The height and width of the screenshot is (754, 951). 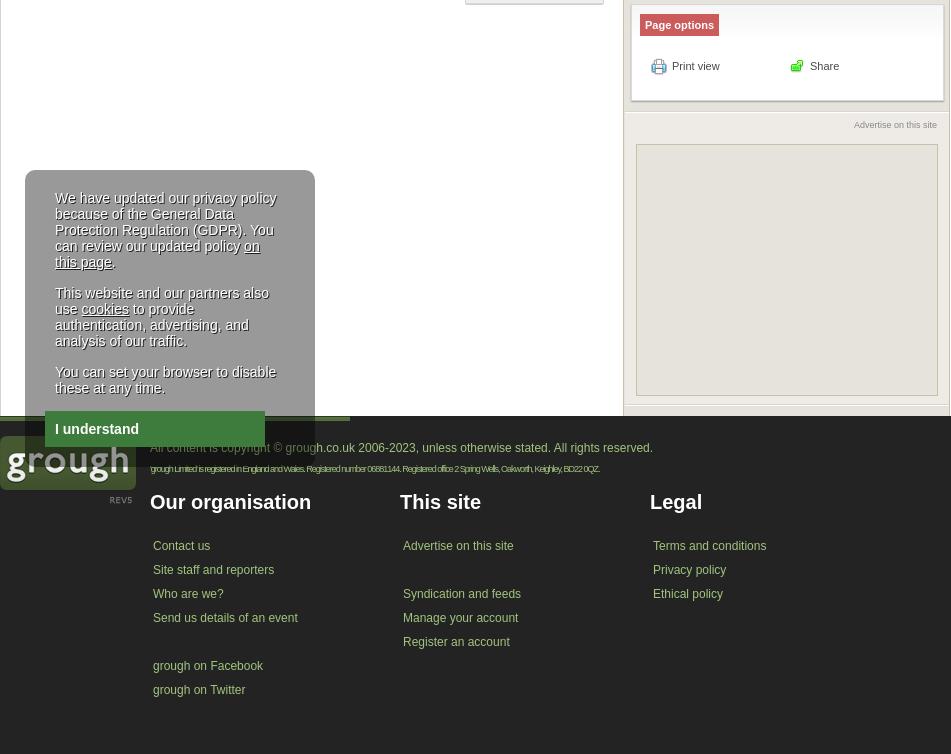 I want to click on ''grough Limited' is registered in England and Wales. Registered number 06881144. Registered office 2 Spring Wells, Oakworth, Keighley, BD22 0QZ.', so click(x=374, y=468).